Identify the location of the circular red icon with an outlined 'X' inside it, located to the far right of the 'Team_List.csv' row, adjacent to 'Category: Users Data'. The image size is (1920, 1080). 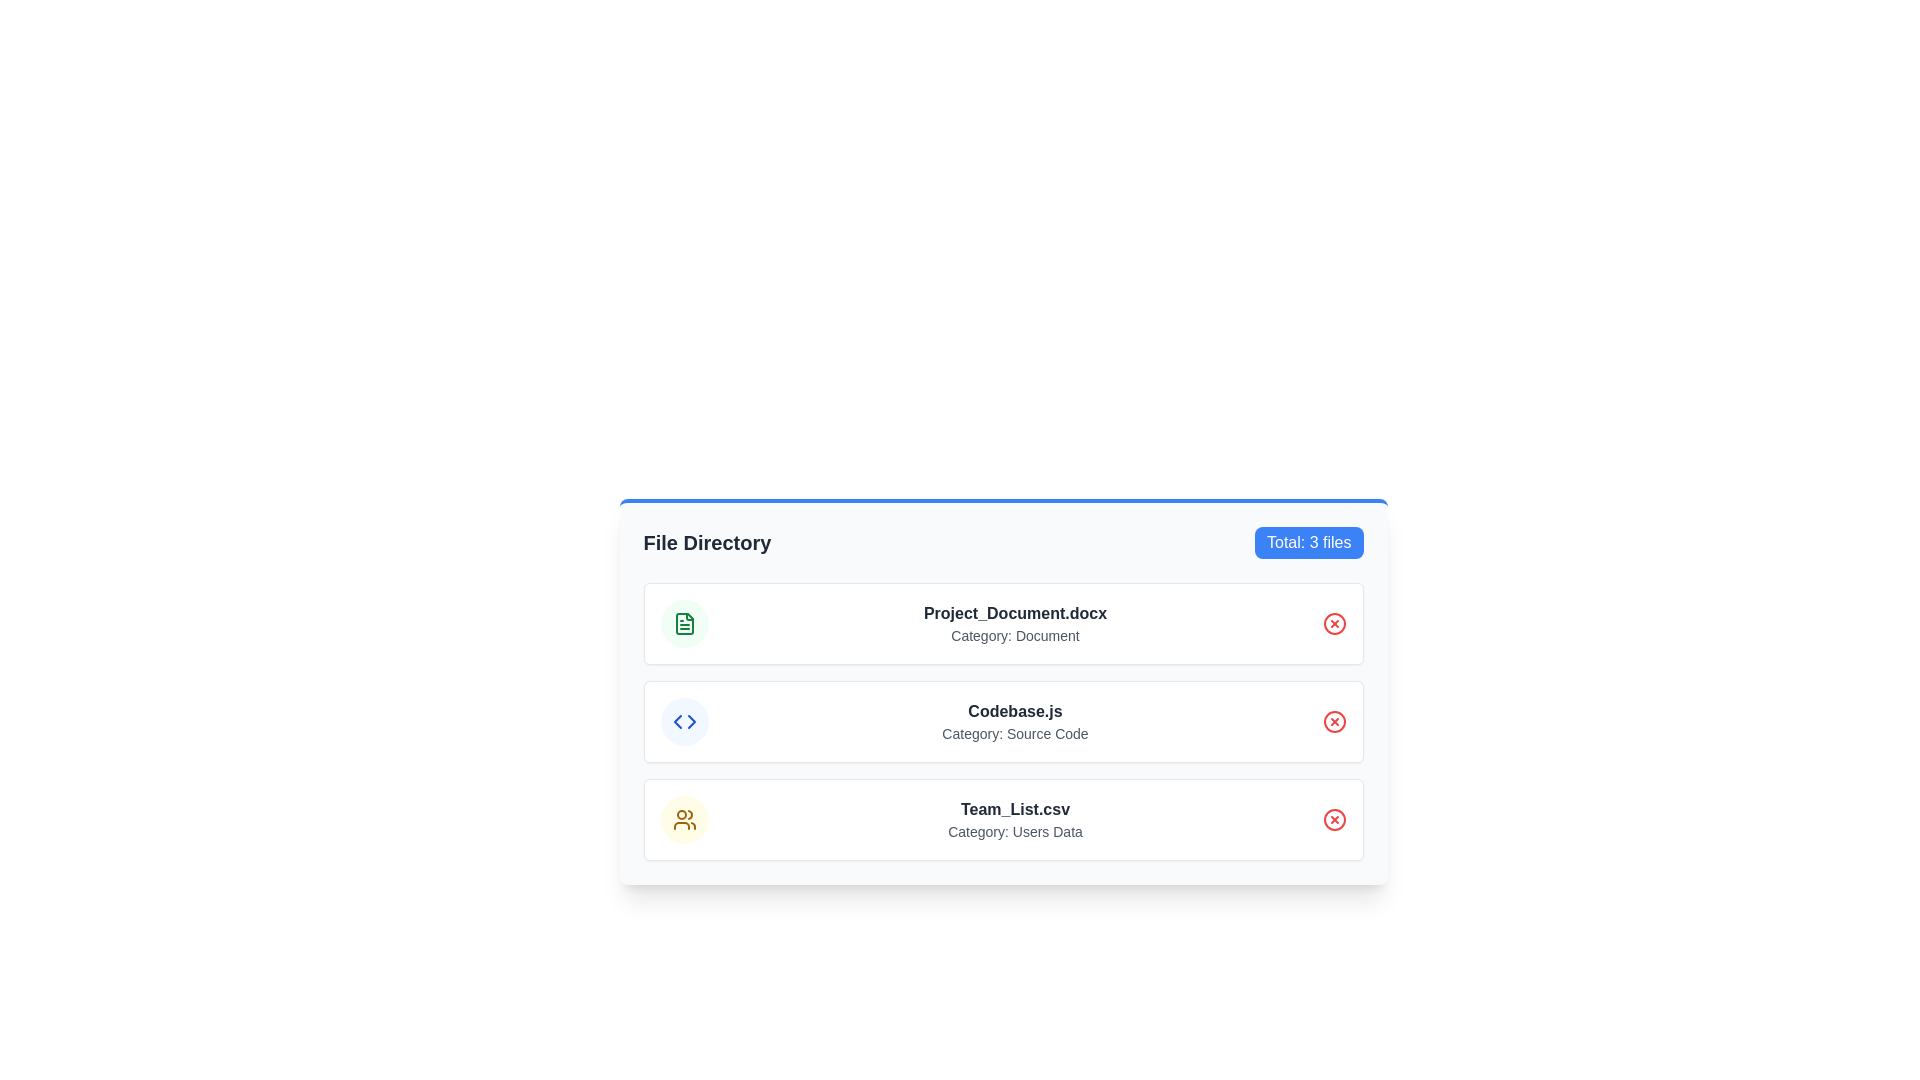
(1334, 820).